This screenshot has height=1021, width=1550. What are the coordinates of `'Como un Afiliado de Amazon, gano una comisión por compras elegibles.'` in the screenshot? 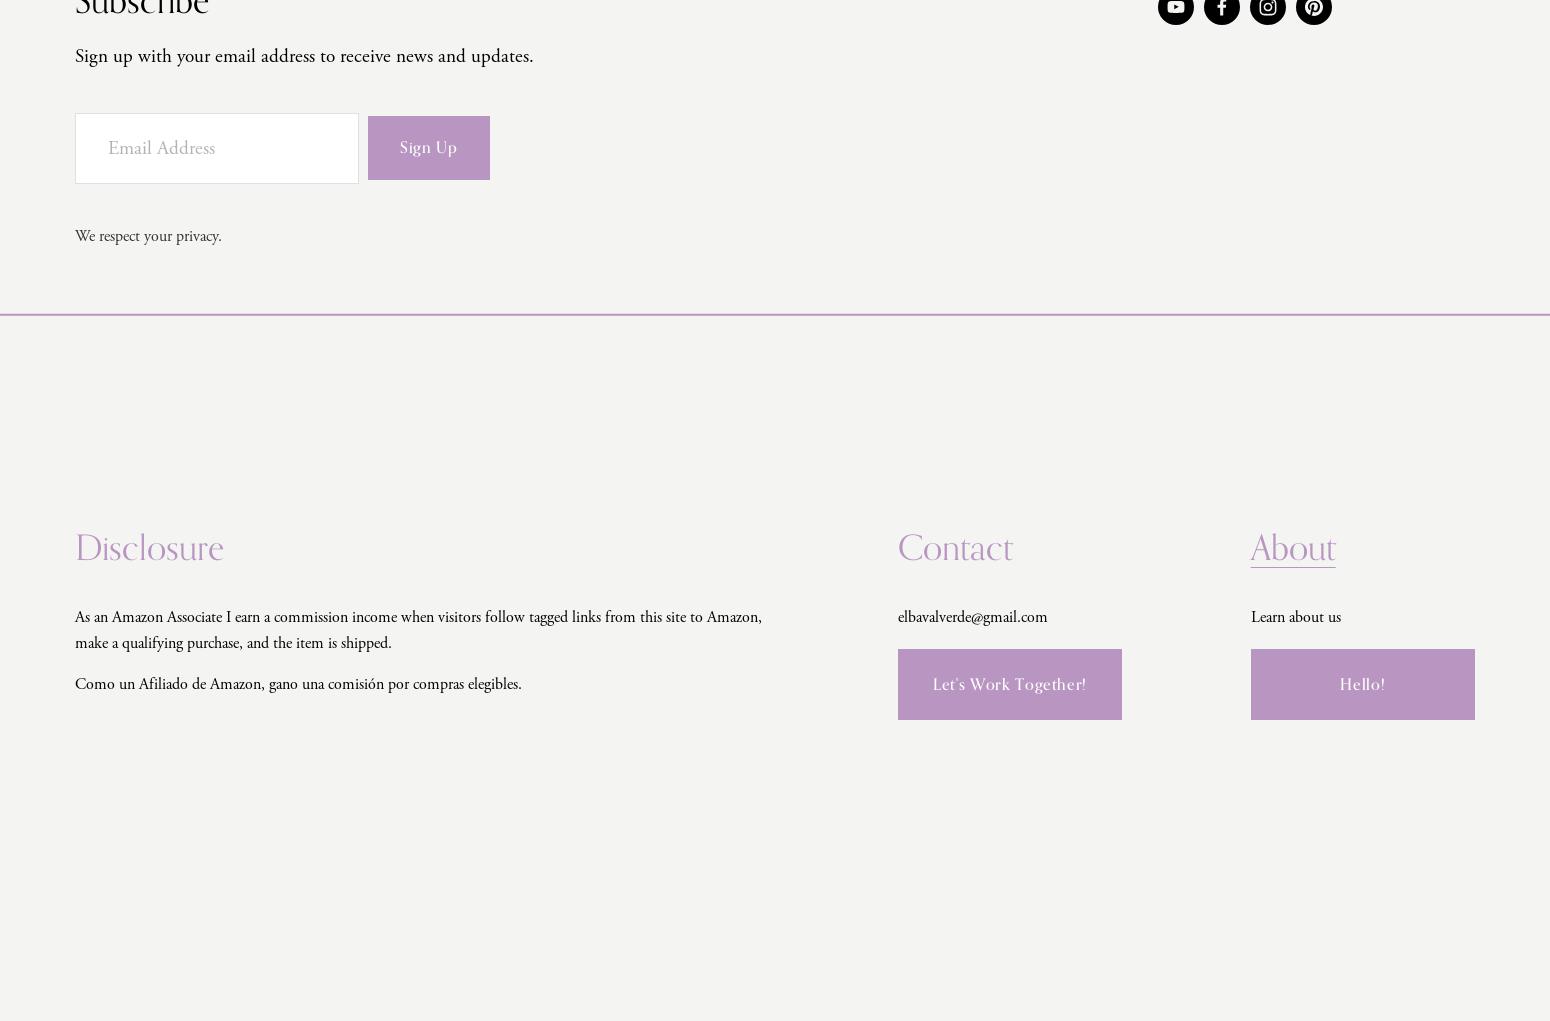 It's located at (298, 684).